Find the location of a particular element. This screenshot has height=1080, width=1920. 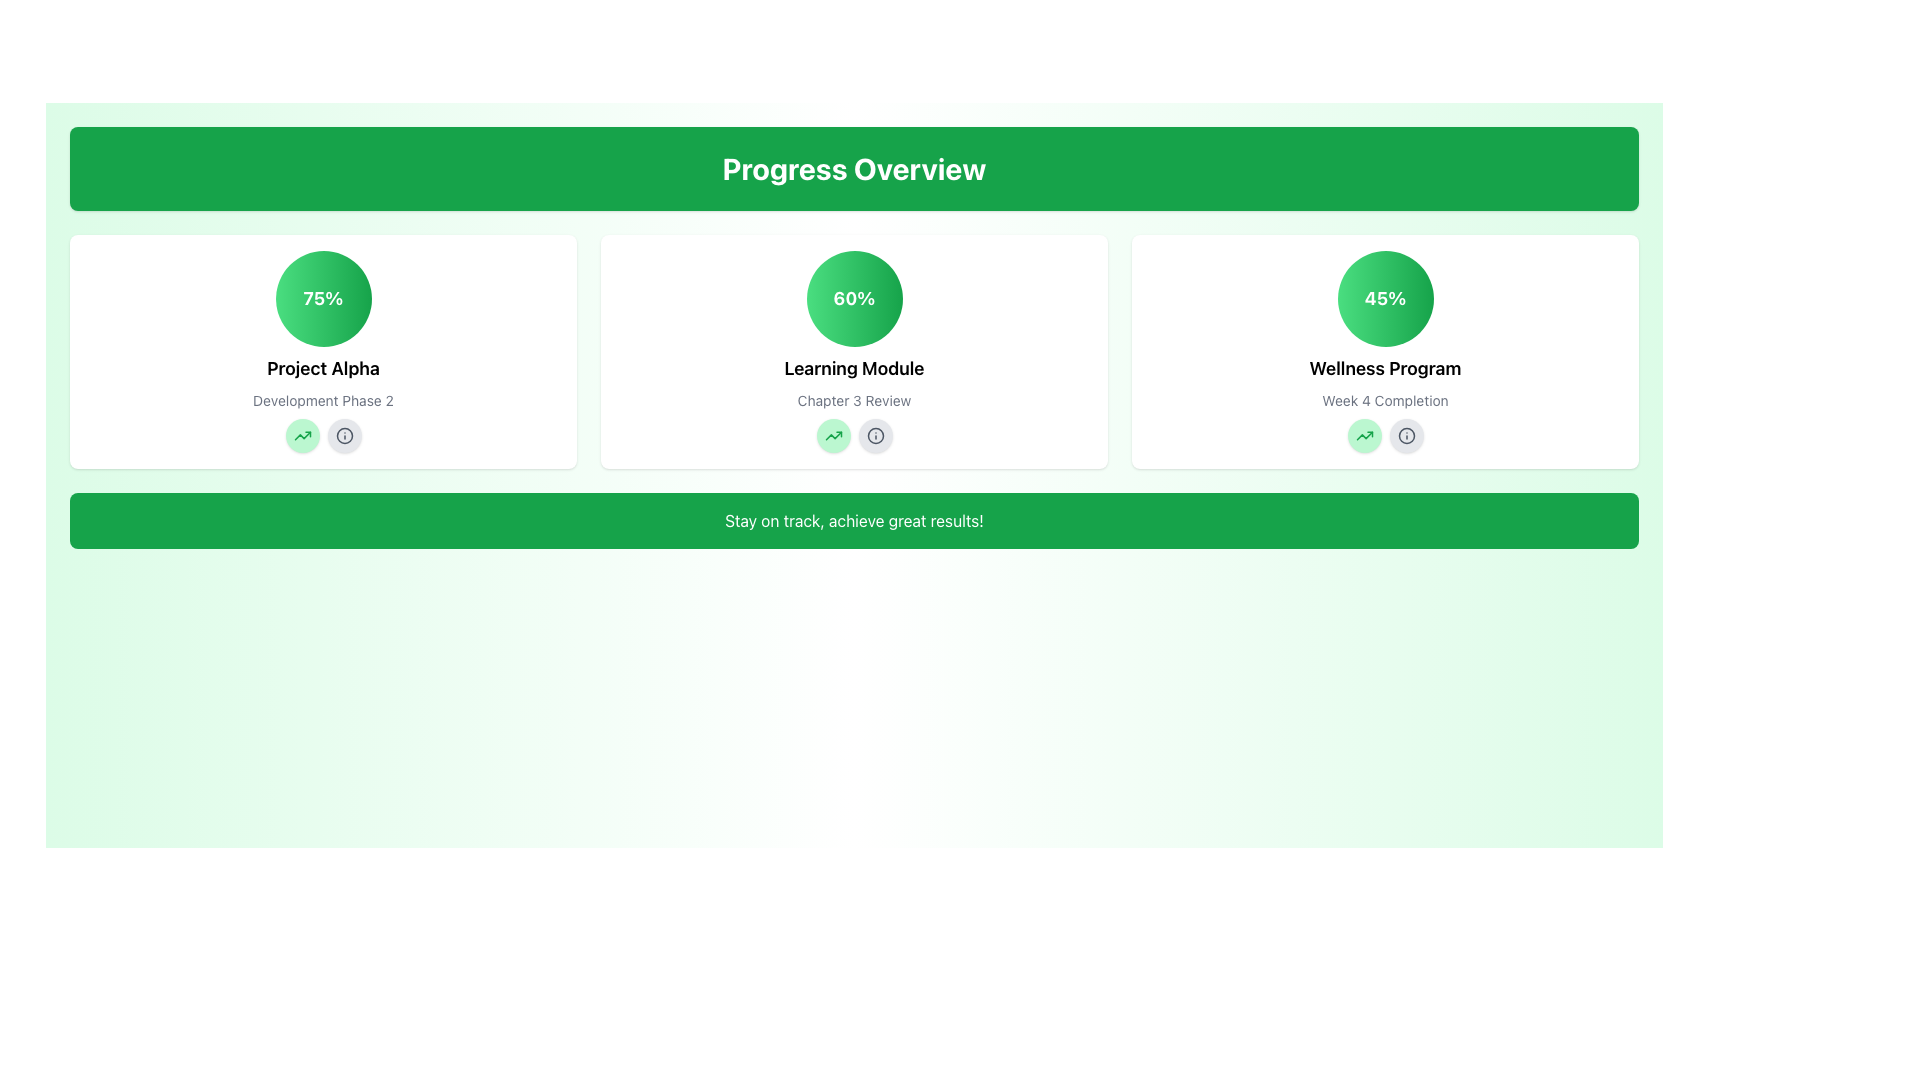

the unique upward trending green arrow icon located in the second card labeled 'Learning Module', positioned beneath the main progress circle is located at coordinates (833, 434).